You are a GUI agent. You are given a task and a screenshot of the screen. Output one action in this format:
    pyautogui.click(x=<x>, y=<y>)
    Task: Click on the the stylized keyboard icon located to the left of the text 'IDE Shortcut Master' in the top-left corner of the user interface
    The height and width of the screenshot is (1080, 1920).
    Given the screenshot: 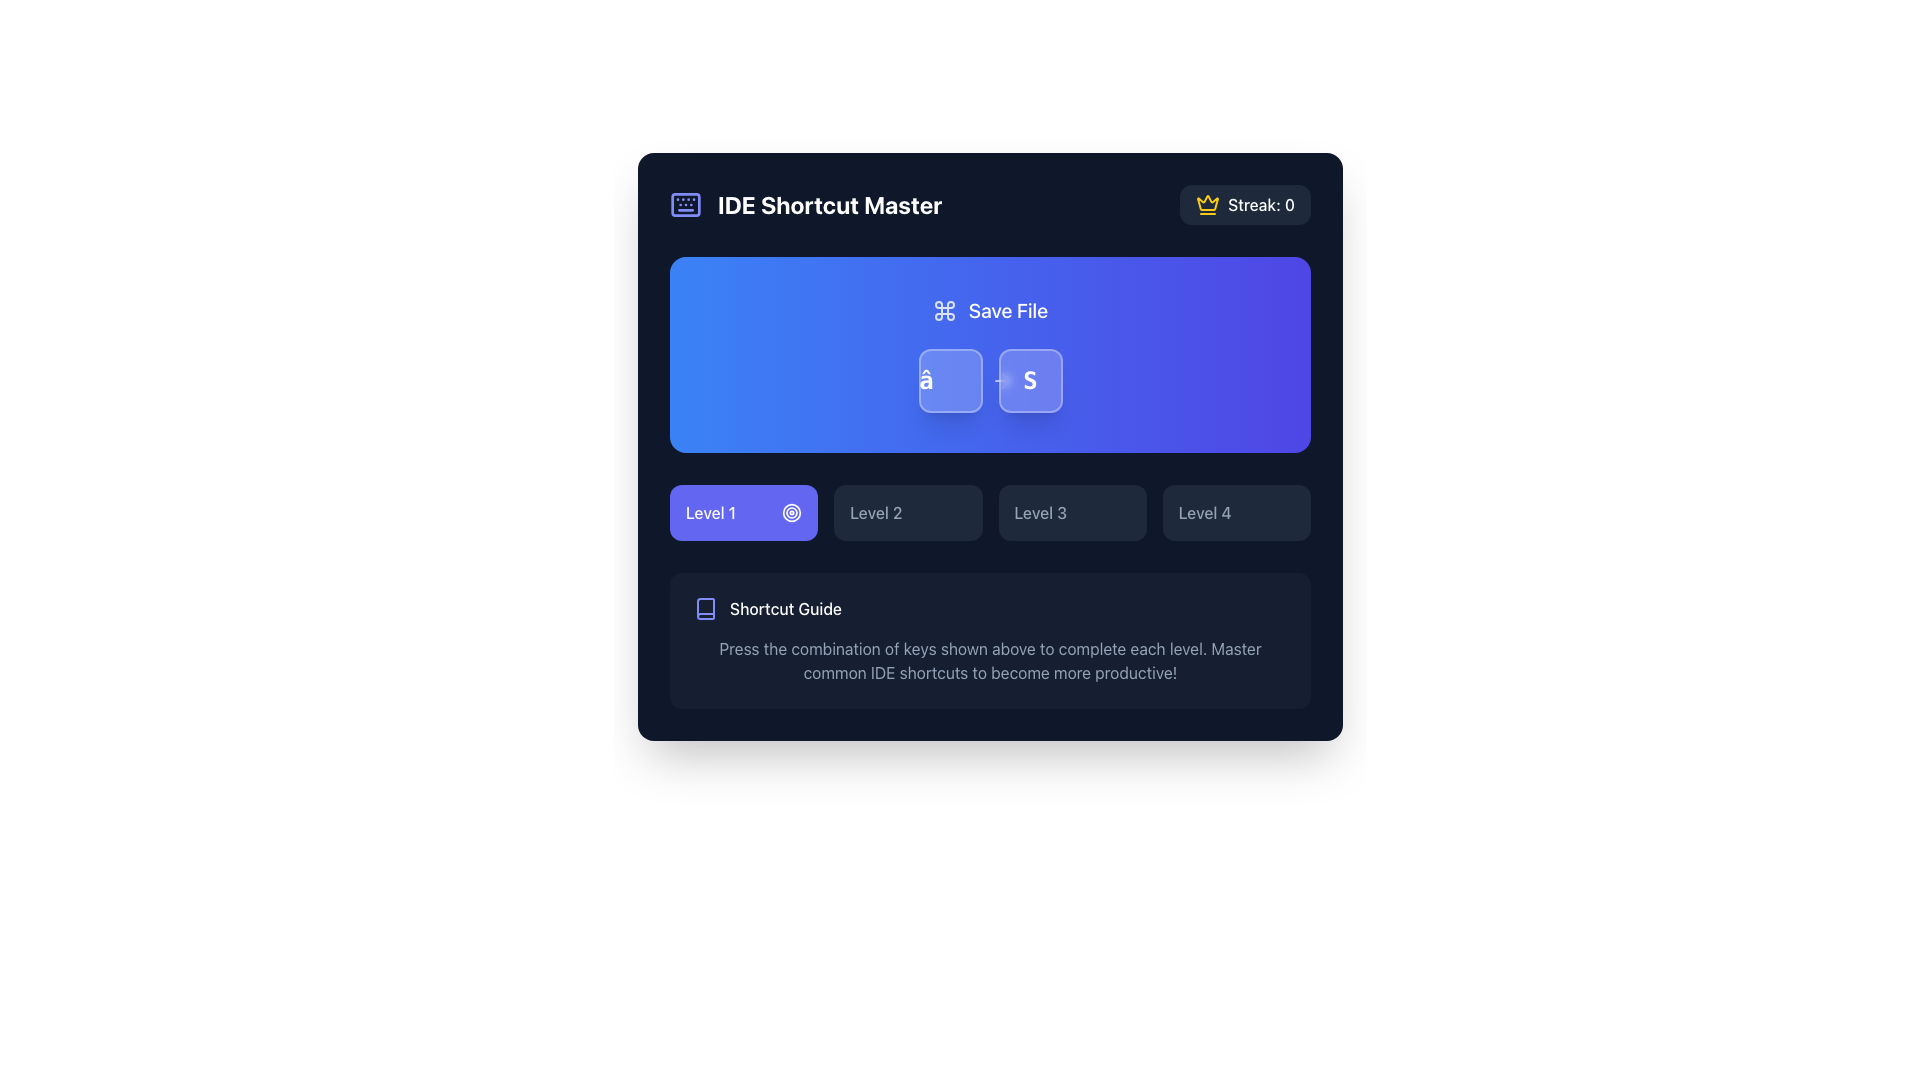 What is the action you would take?
    pyautogui.click(x=686, y=204)
    